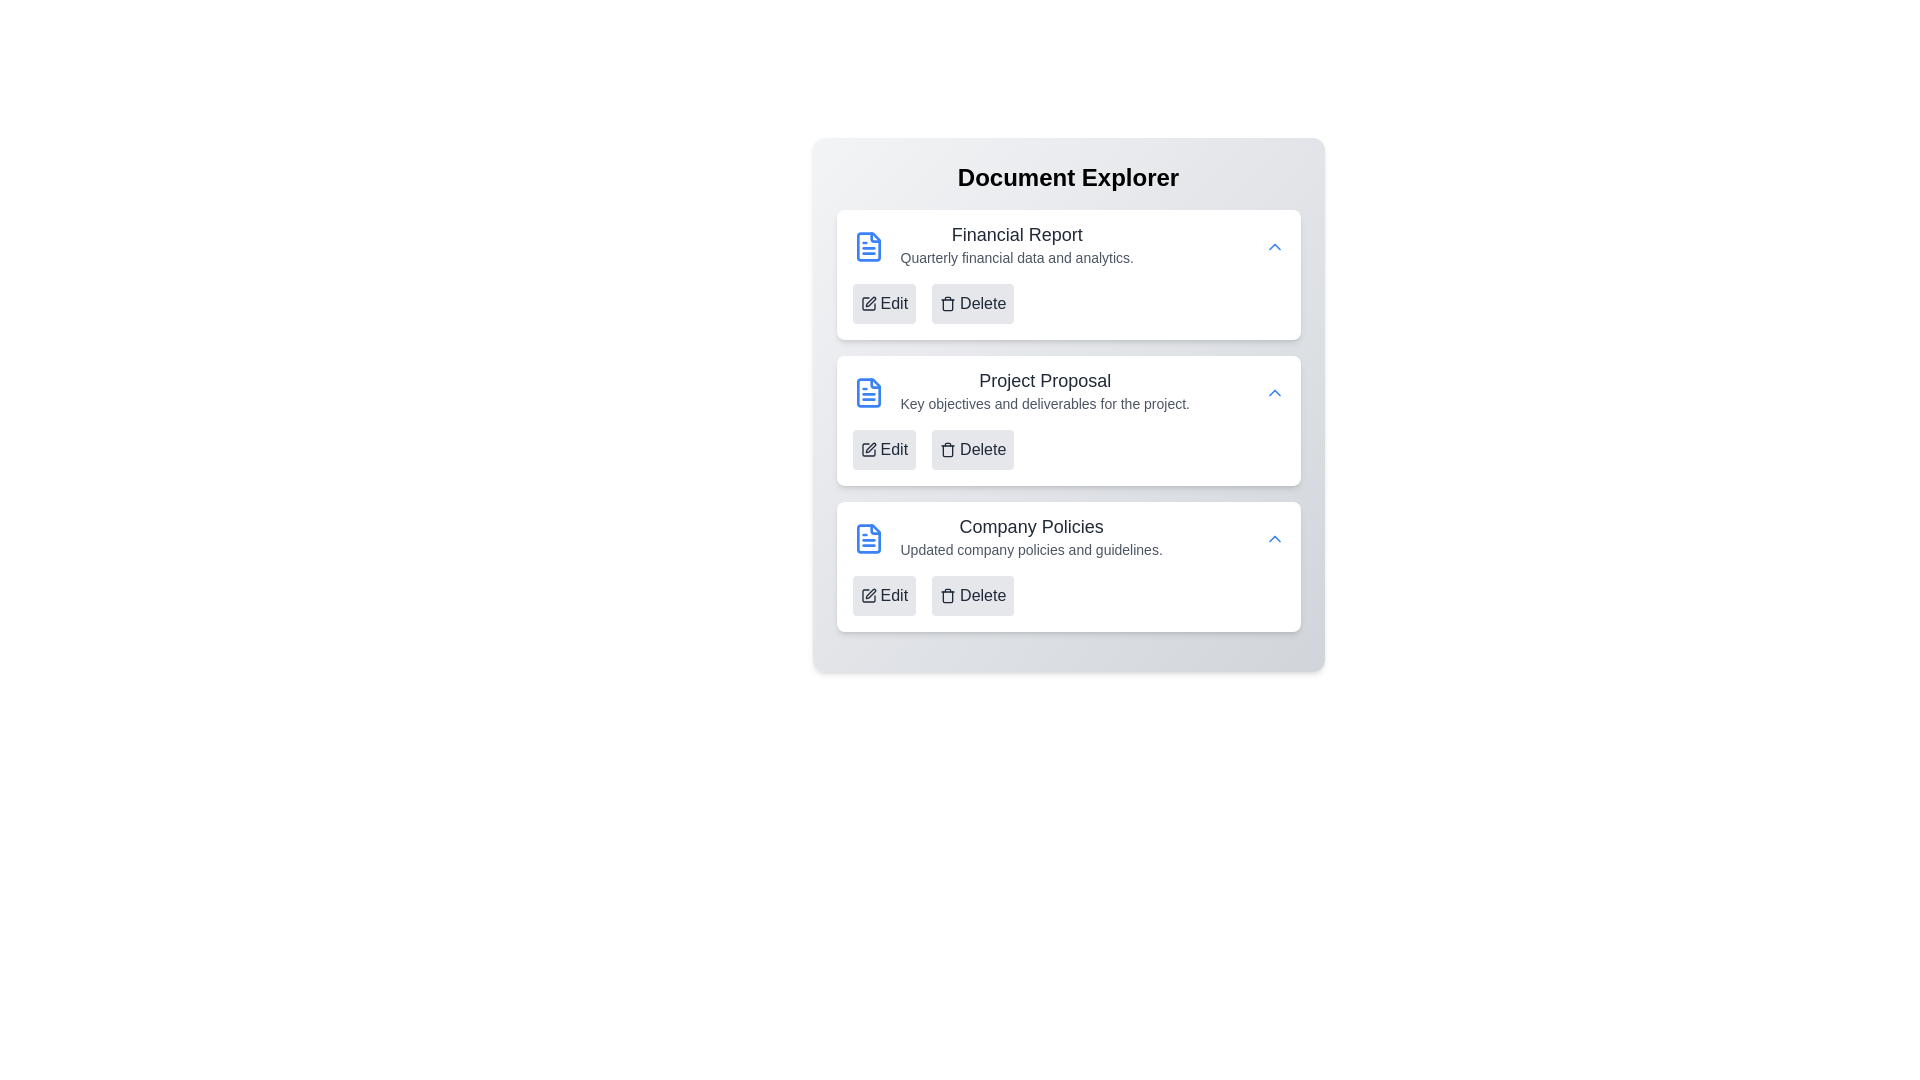 This screenshot has height=1080, width=1920. Describe the element at coordinates (973, 450) in the screenshot. I see `'Delete' button for the document titled 'Project Proposal'` at that location.